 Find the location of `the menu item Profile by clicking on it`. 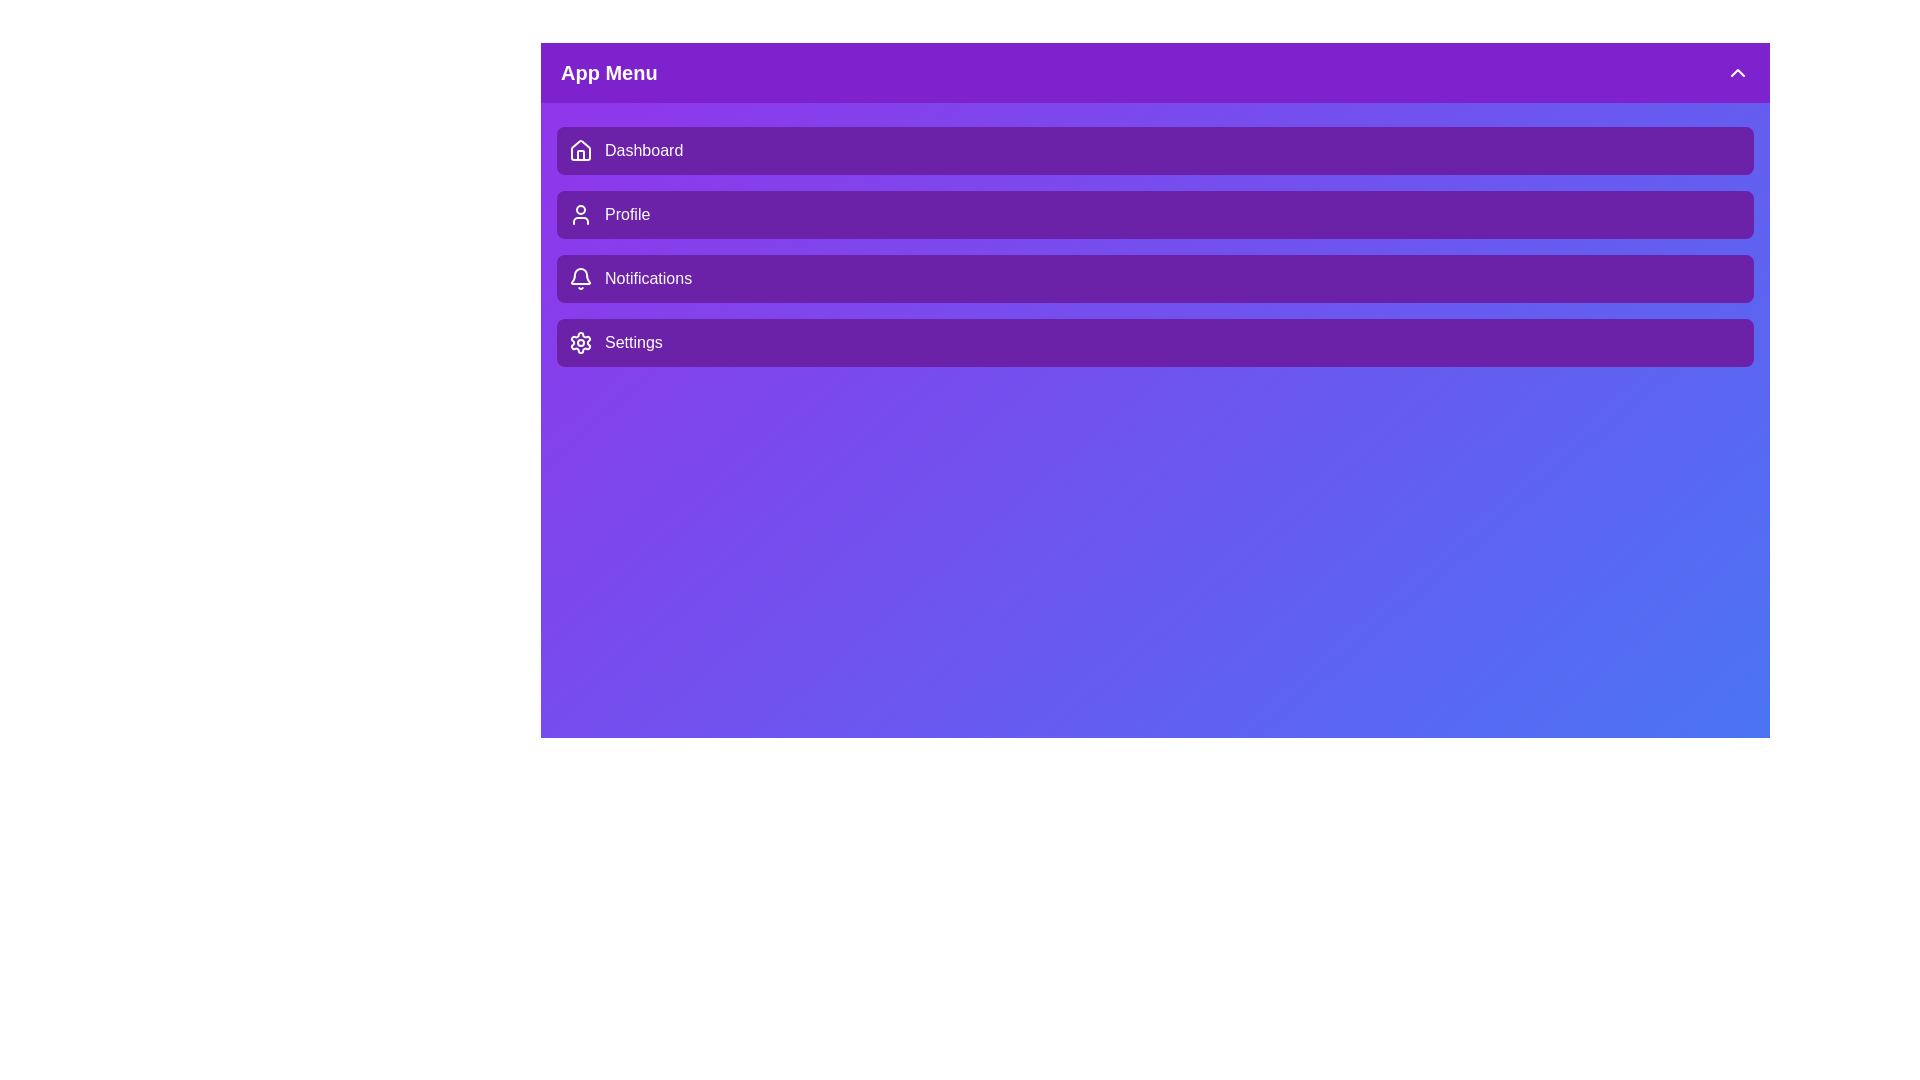

the menu item Profile by clicking on it is located at coordinates (1155, 215).